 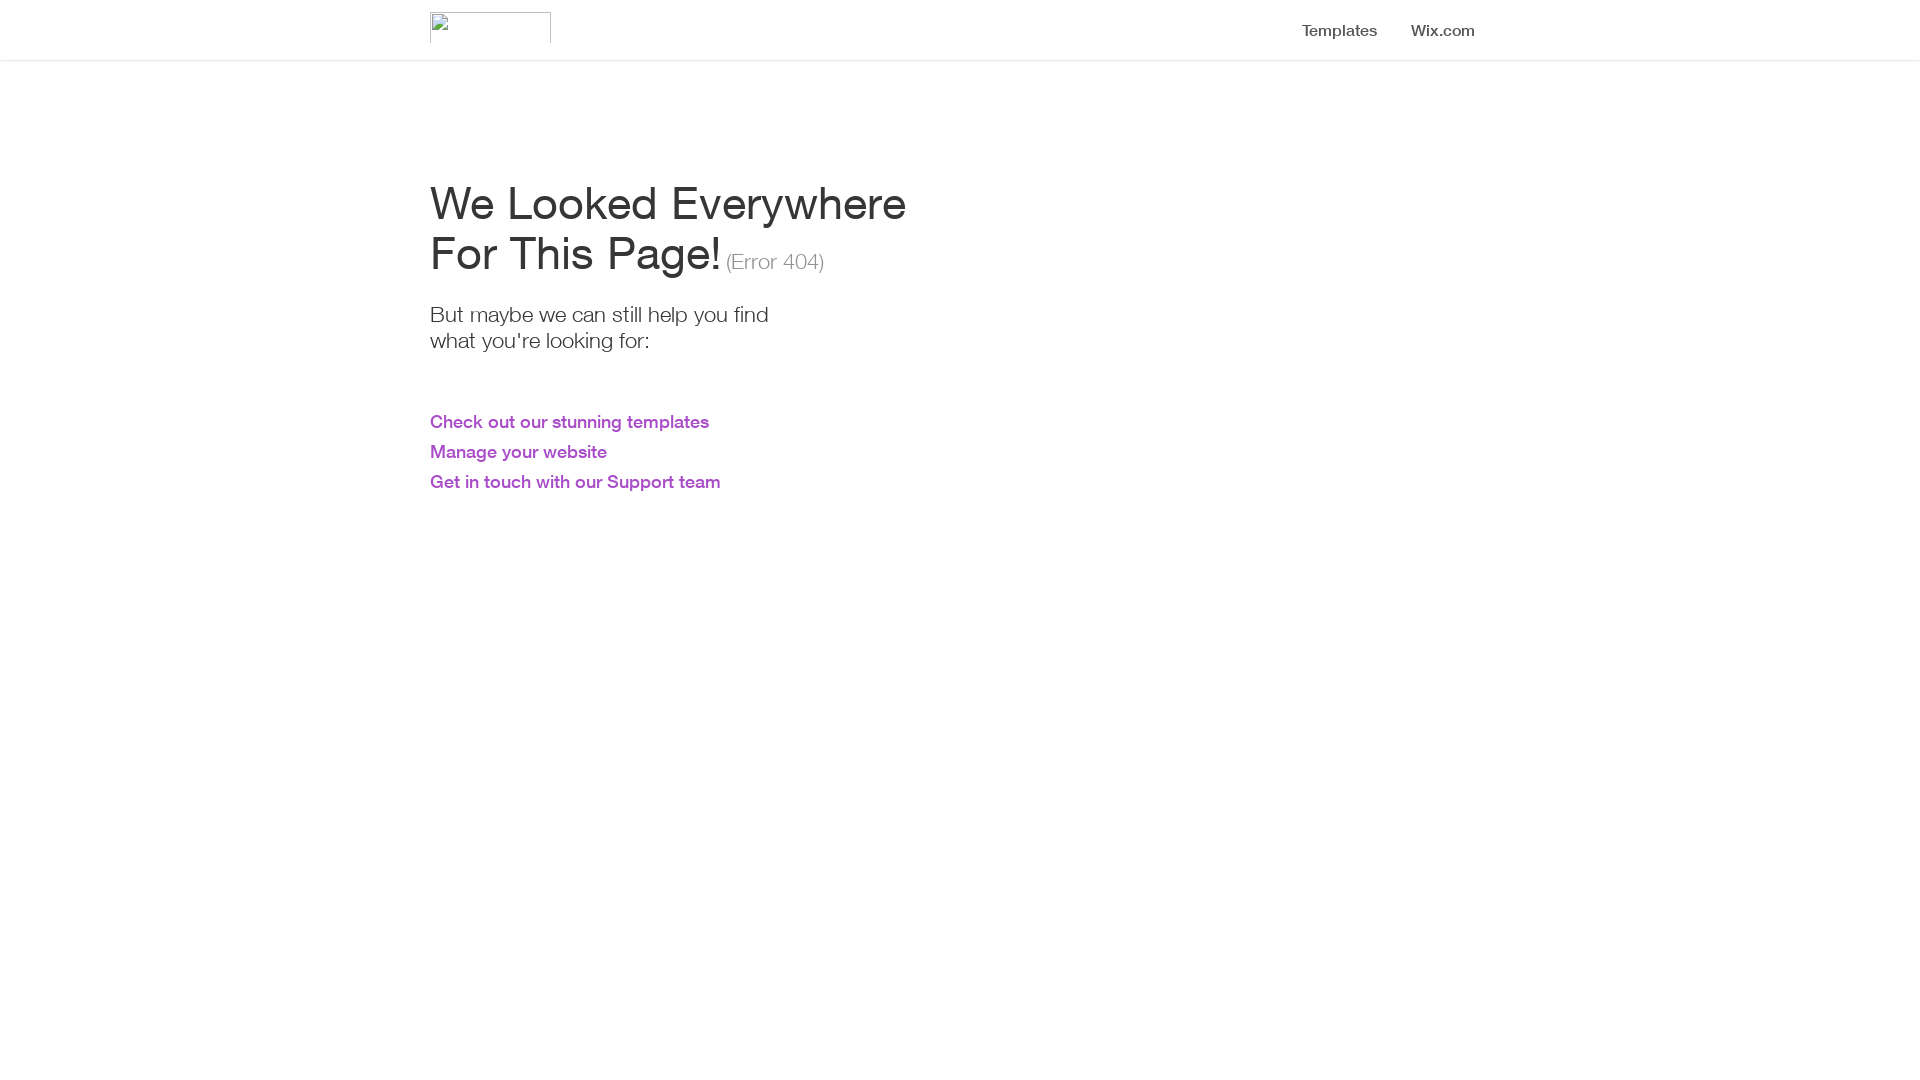 I want to click on 'Get in touch with our Support team', so click(x=574, y=481).